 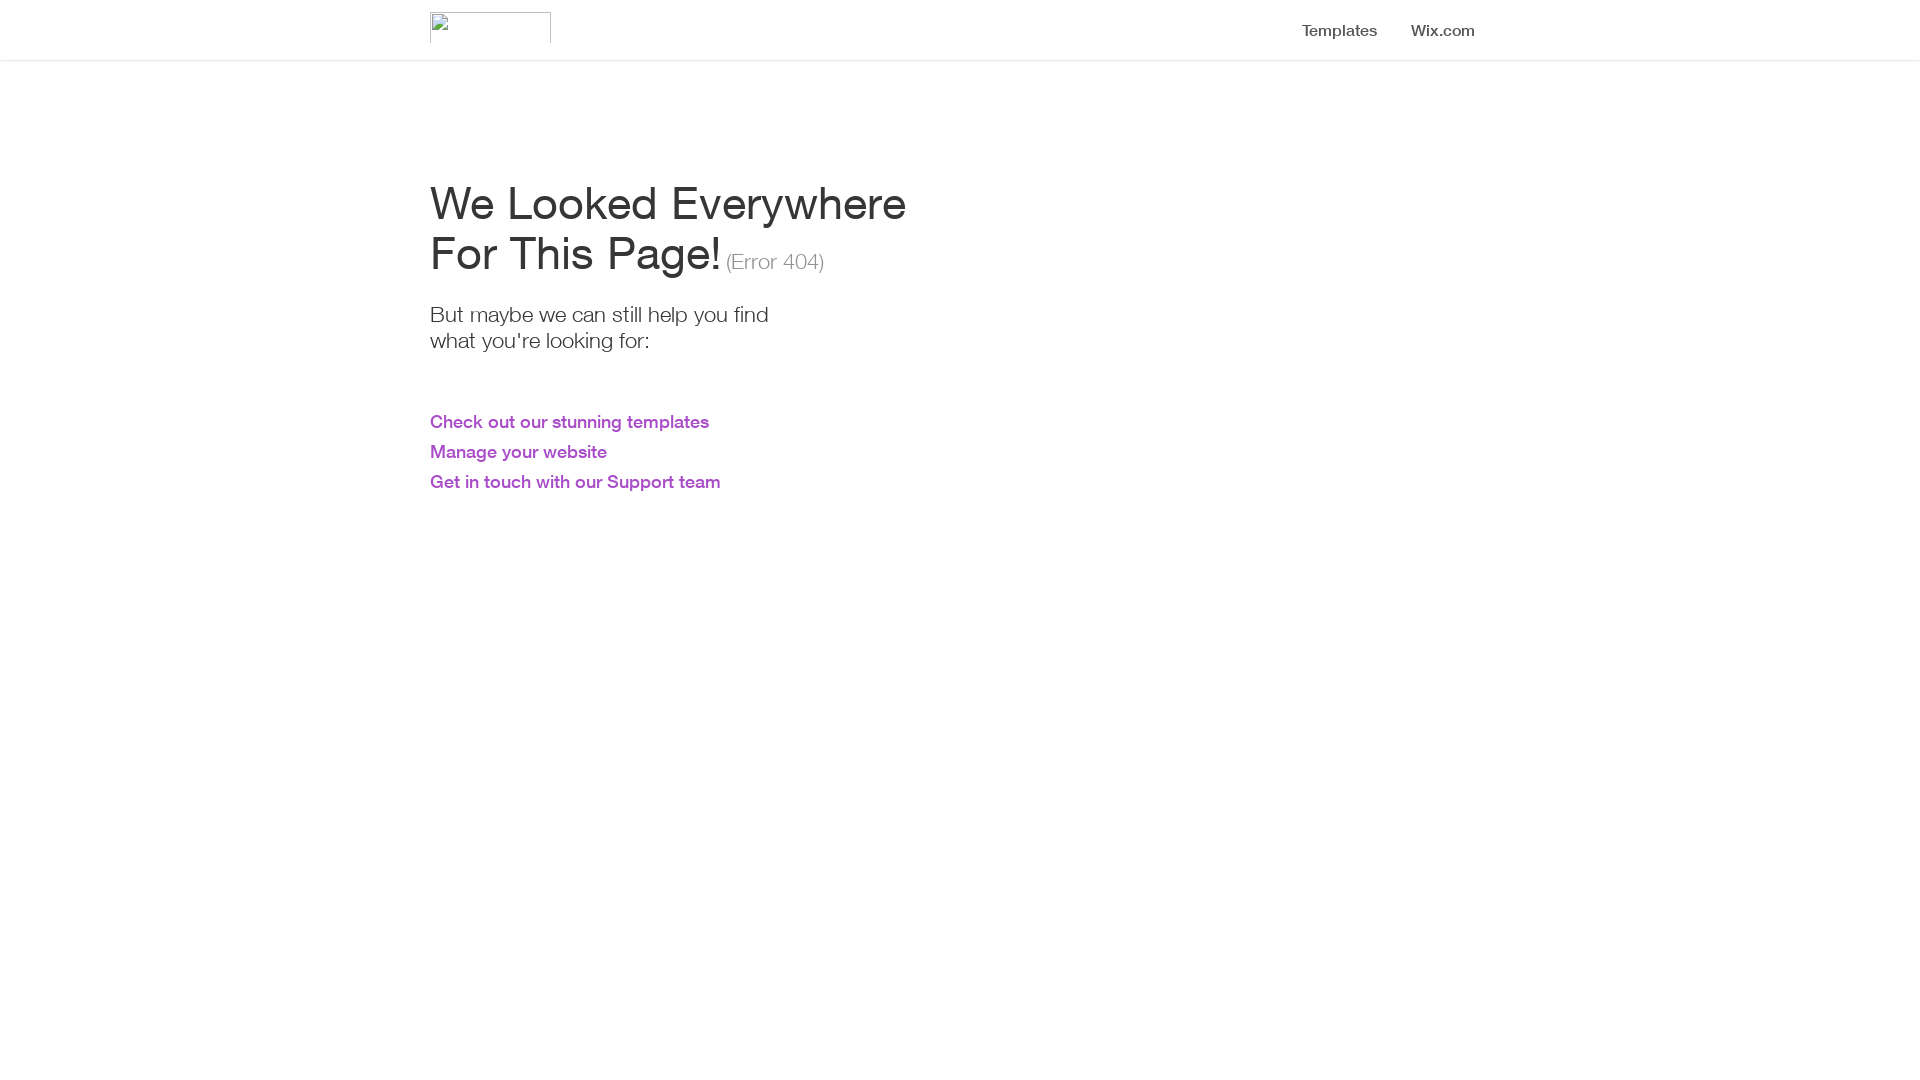 I want to click on 'Get in touch with our Support team', so click(x=574, y=481).